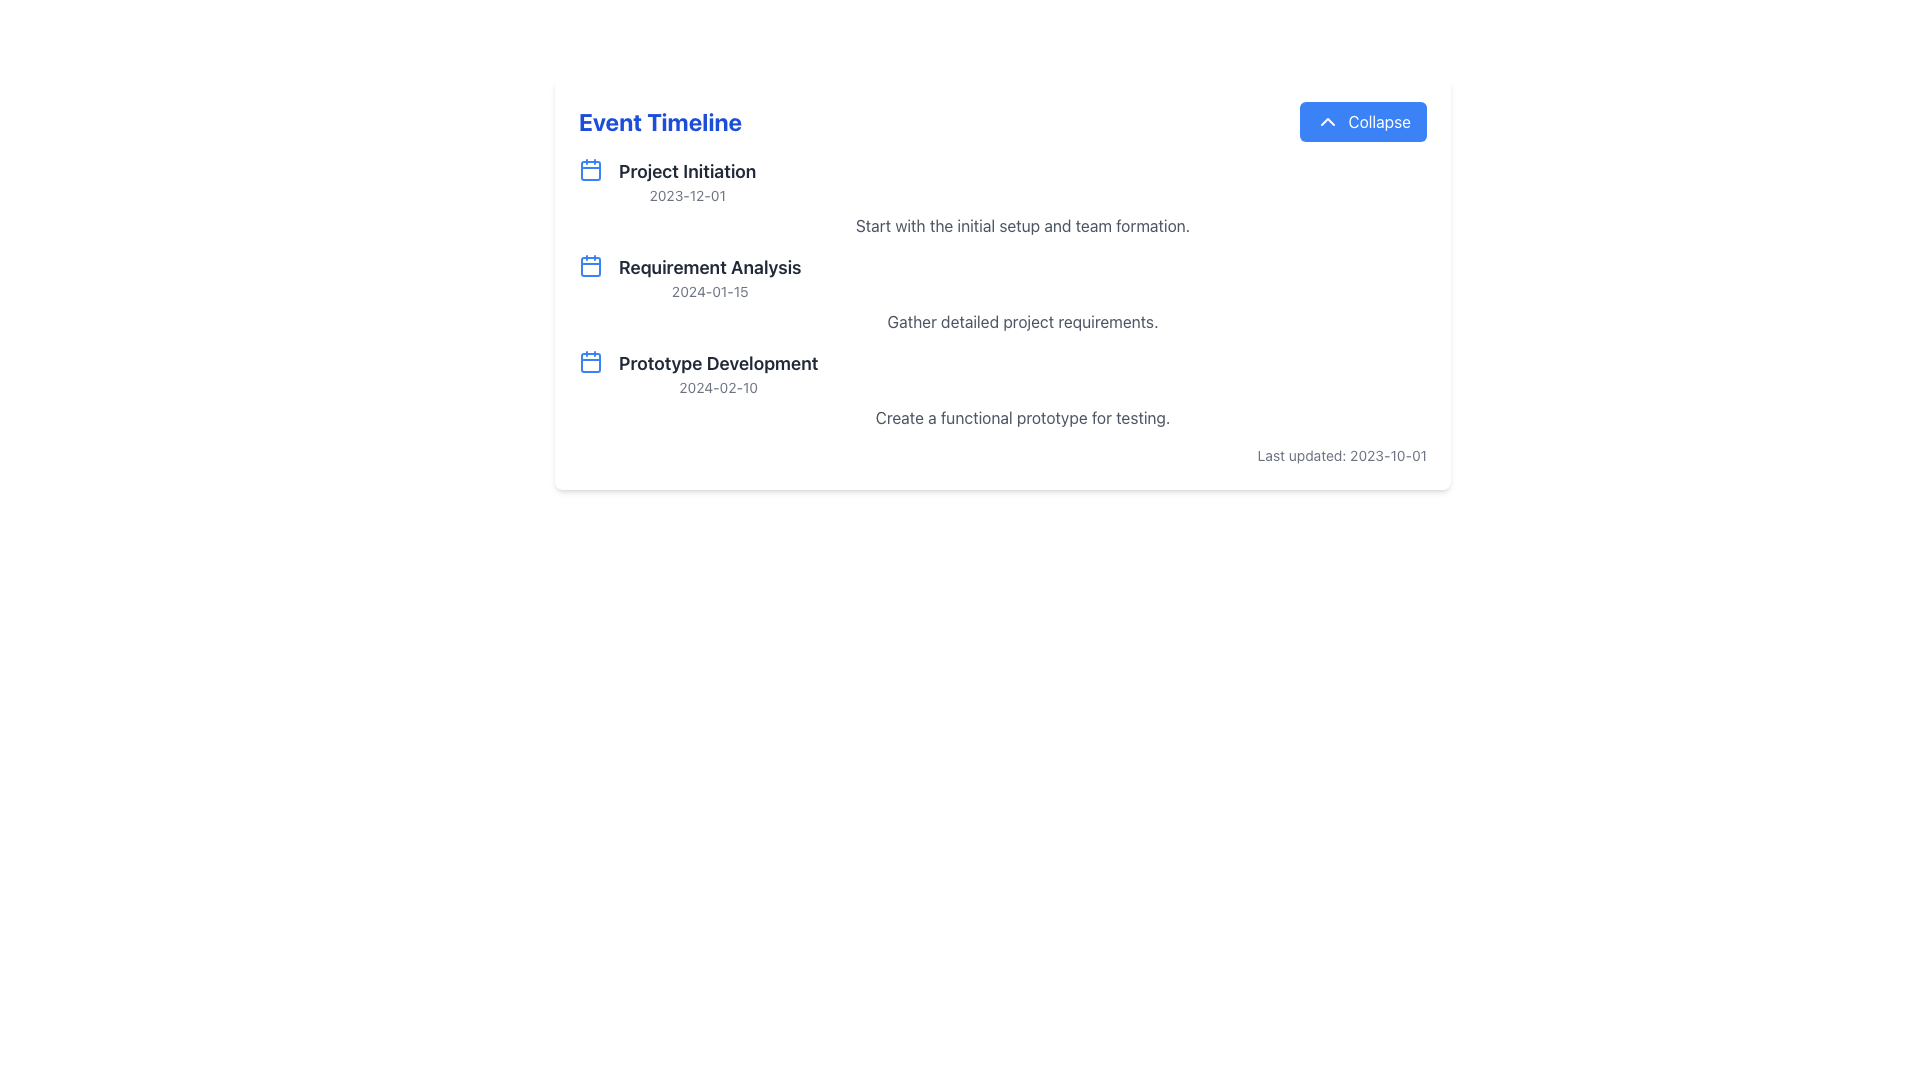 The width and height of the screenshot is (1920, 1080). I want to click on the label displaying 'Project Initiation' with the date '2023-12-01', which is the first item in the list below the 'Event Timeline' heading, so click(687, 181).